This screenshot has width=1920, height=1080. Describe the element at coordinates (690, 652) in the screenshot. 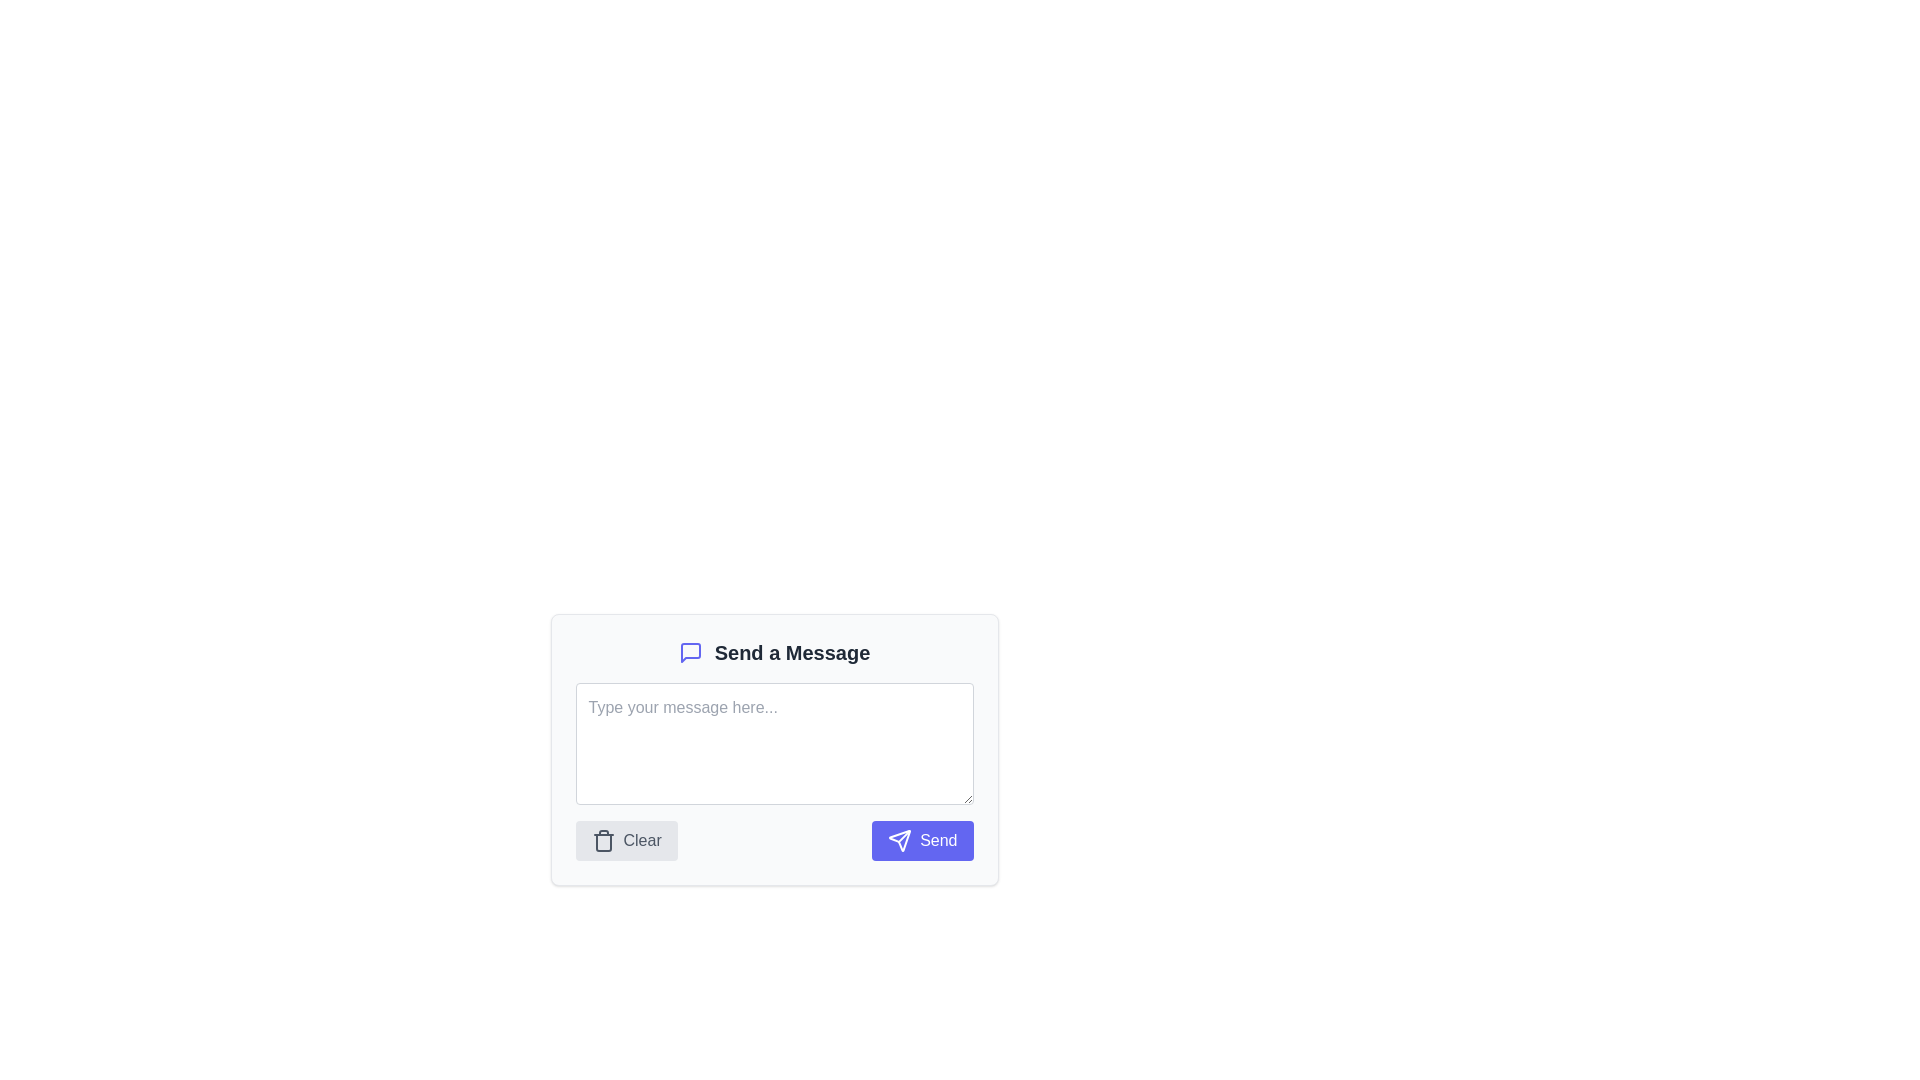

I see `the messaging icon located in the top-left corner of the messaging input box, adjacent to the 'Send a Message' text` at that location.